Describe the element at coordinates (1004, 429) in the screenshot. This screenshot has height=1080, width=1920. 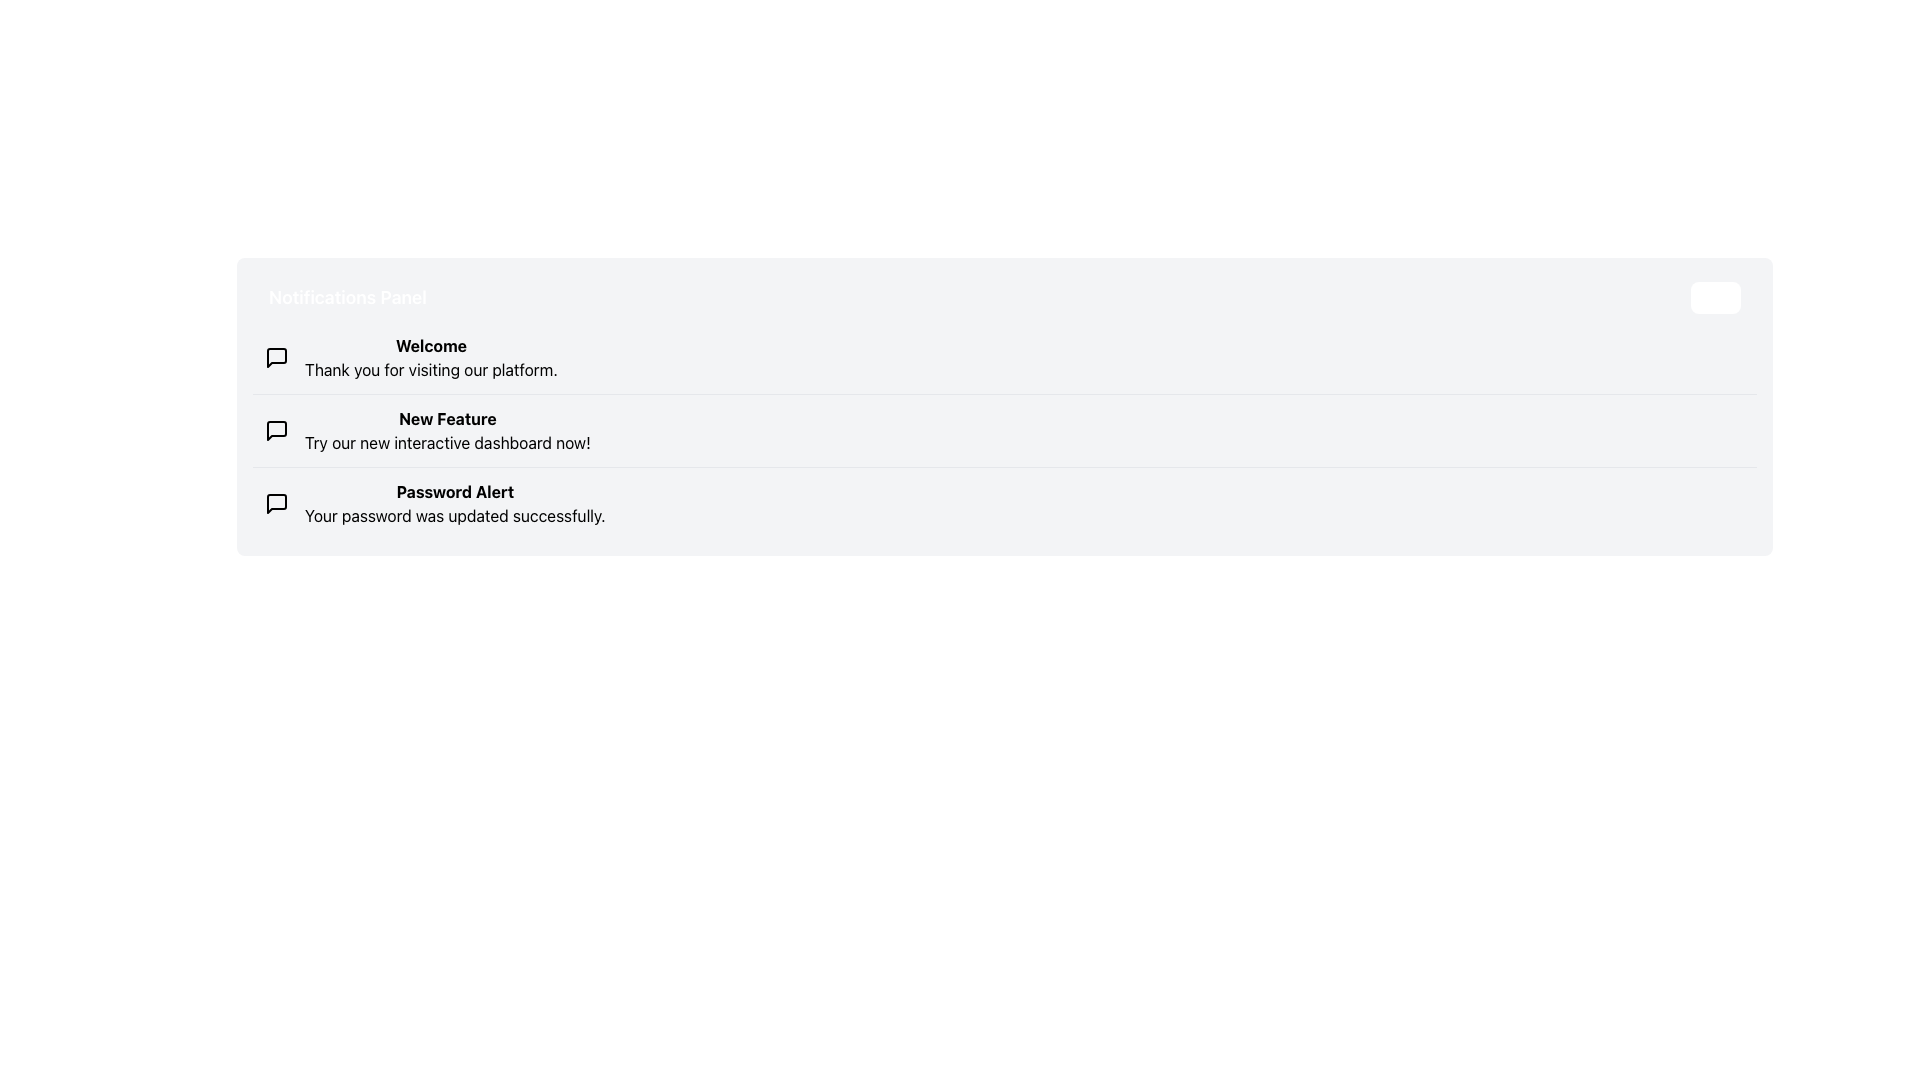
I see `contents of the Notification item titled 'New Feature' that is the second entry in the Notifications Panel, which includes a message about trying the new interactive dashboard` at that location.